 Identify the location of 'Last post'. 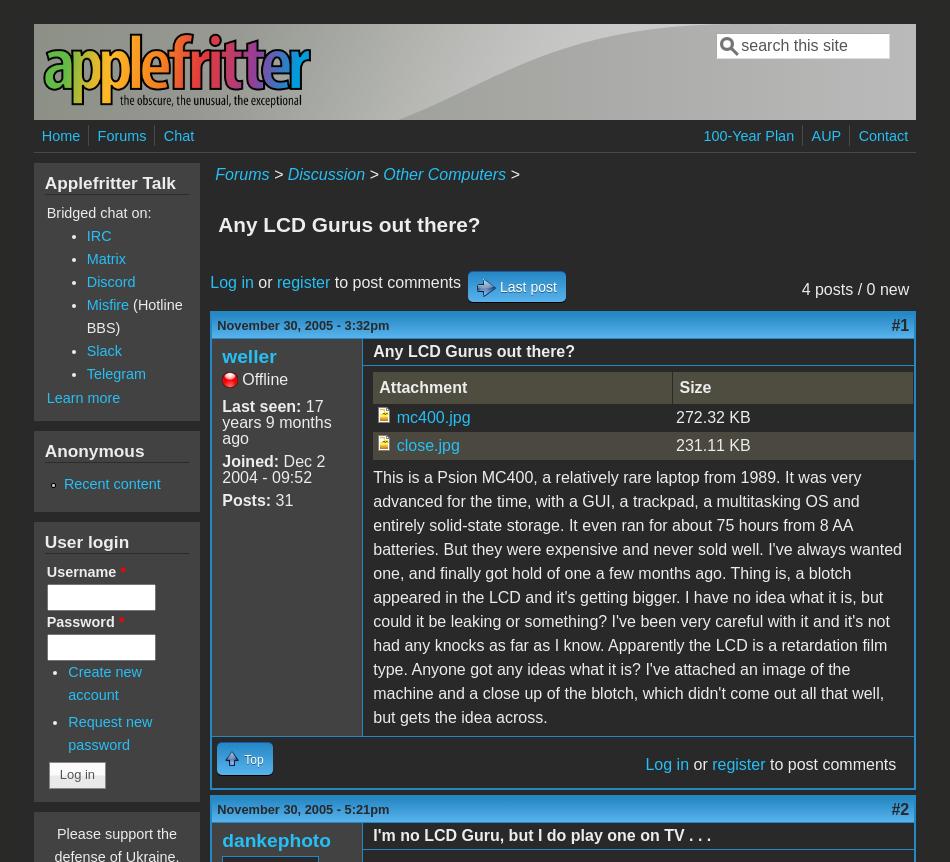
(528, 285).